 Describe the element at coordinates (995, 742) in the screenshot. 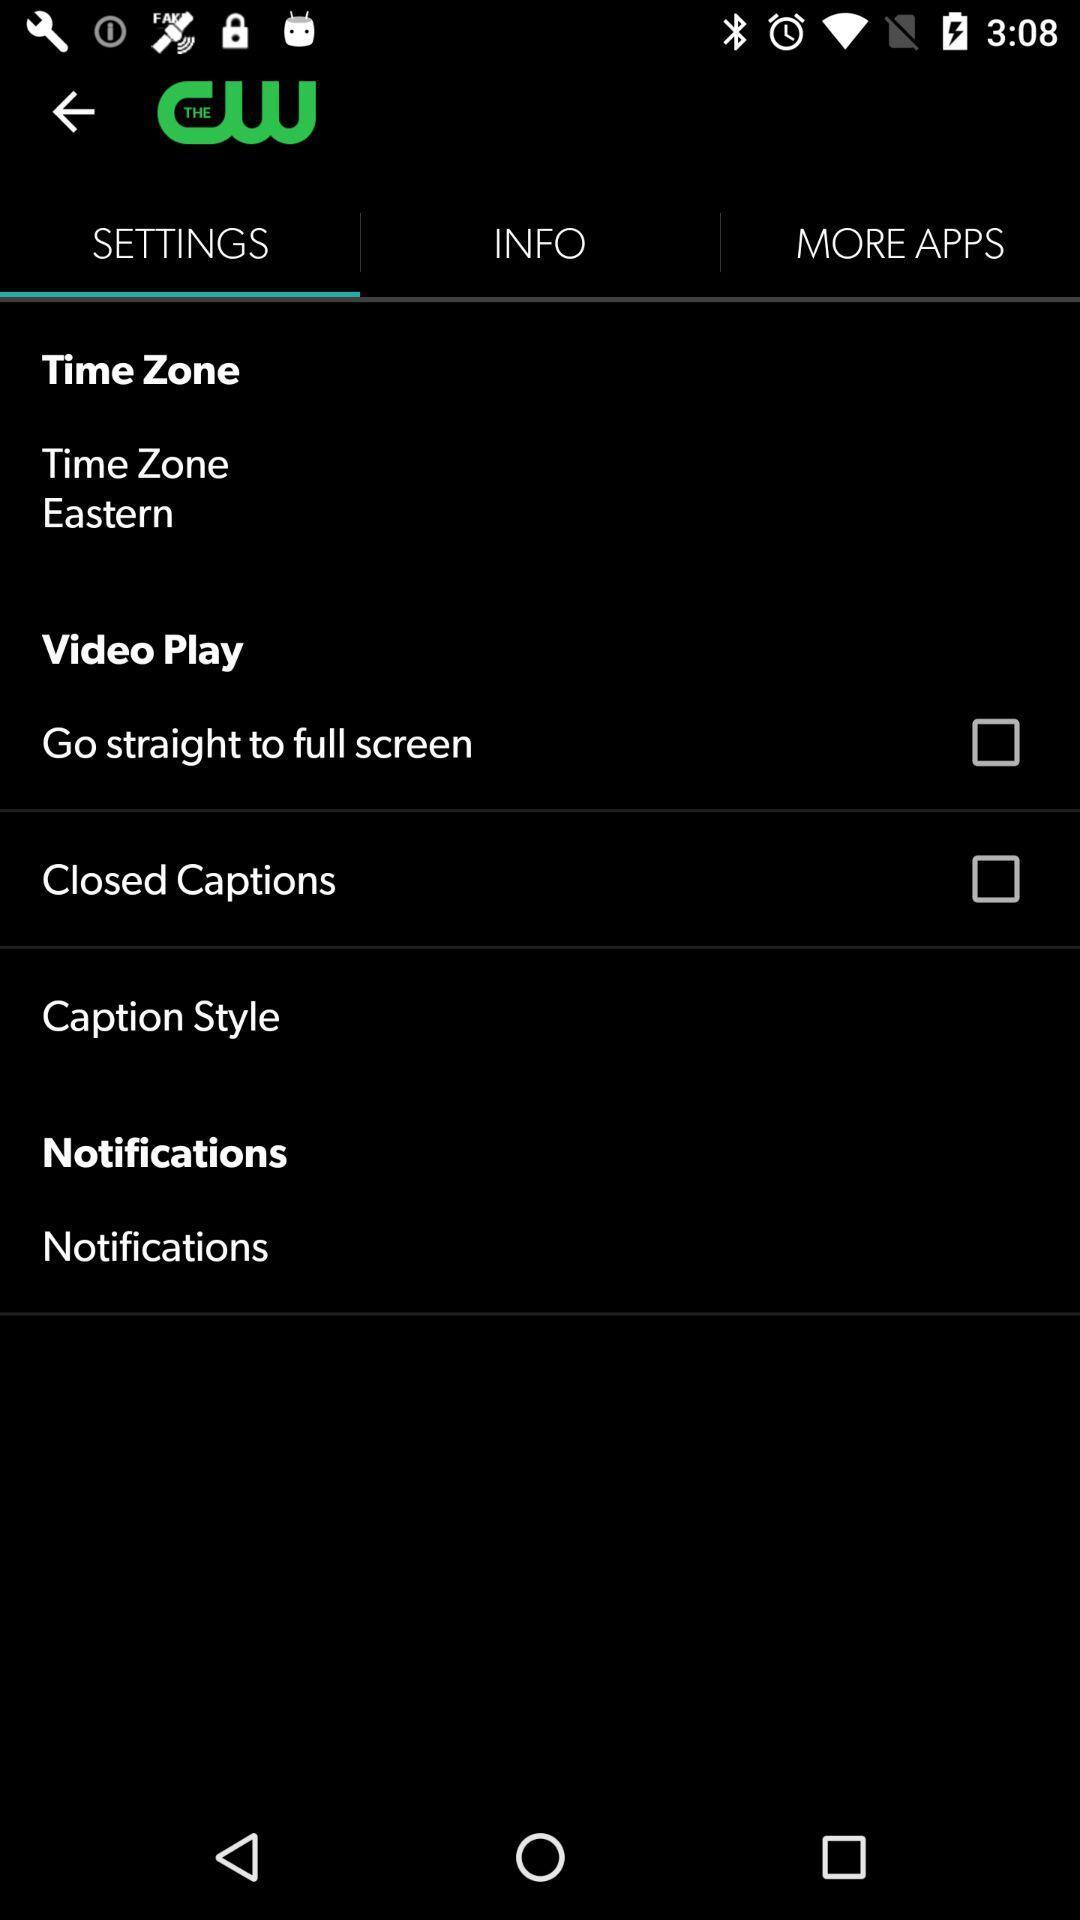

I see `the button right to go straight to full screen` at that location.